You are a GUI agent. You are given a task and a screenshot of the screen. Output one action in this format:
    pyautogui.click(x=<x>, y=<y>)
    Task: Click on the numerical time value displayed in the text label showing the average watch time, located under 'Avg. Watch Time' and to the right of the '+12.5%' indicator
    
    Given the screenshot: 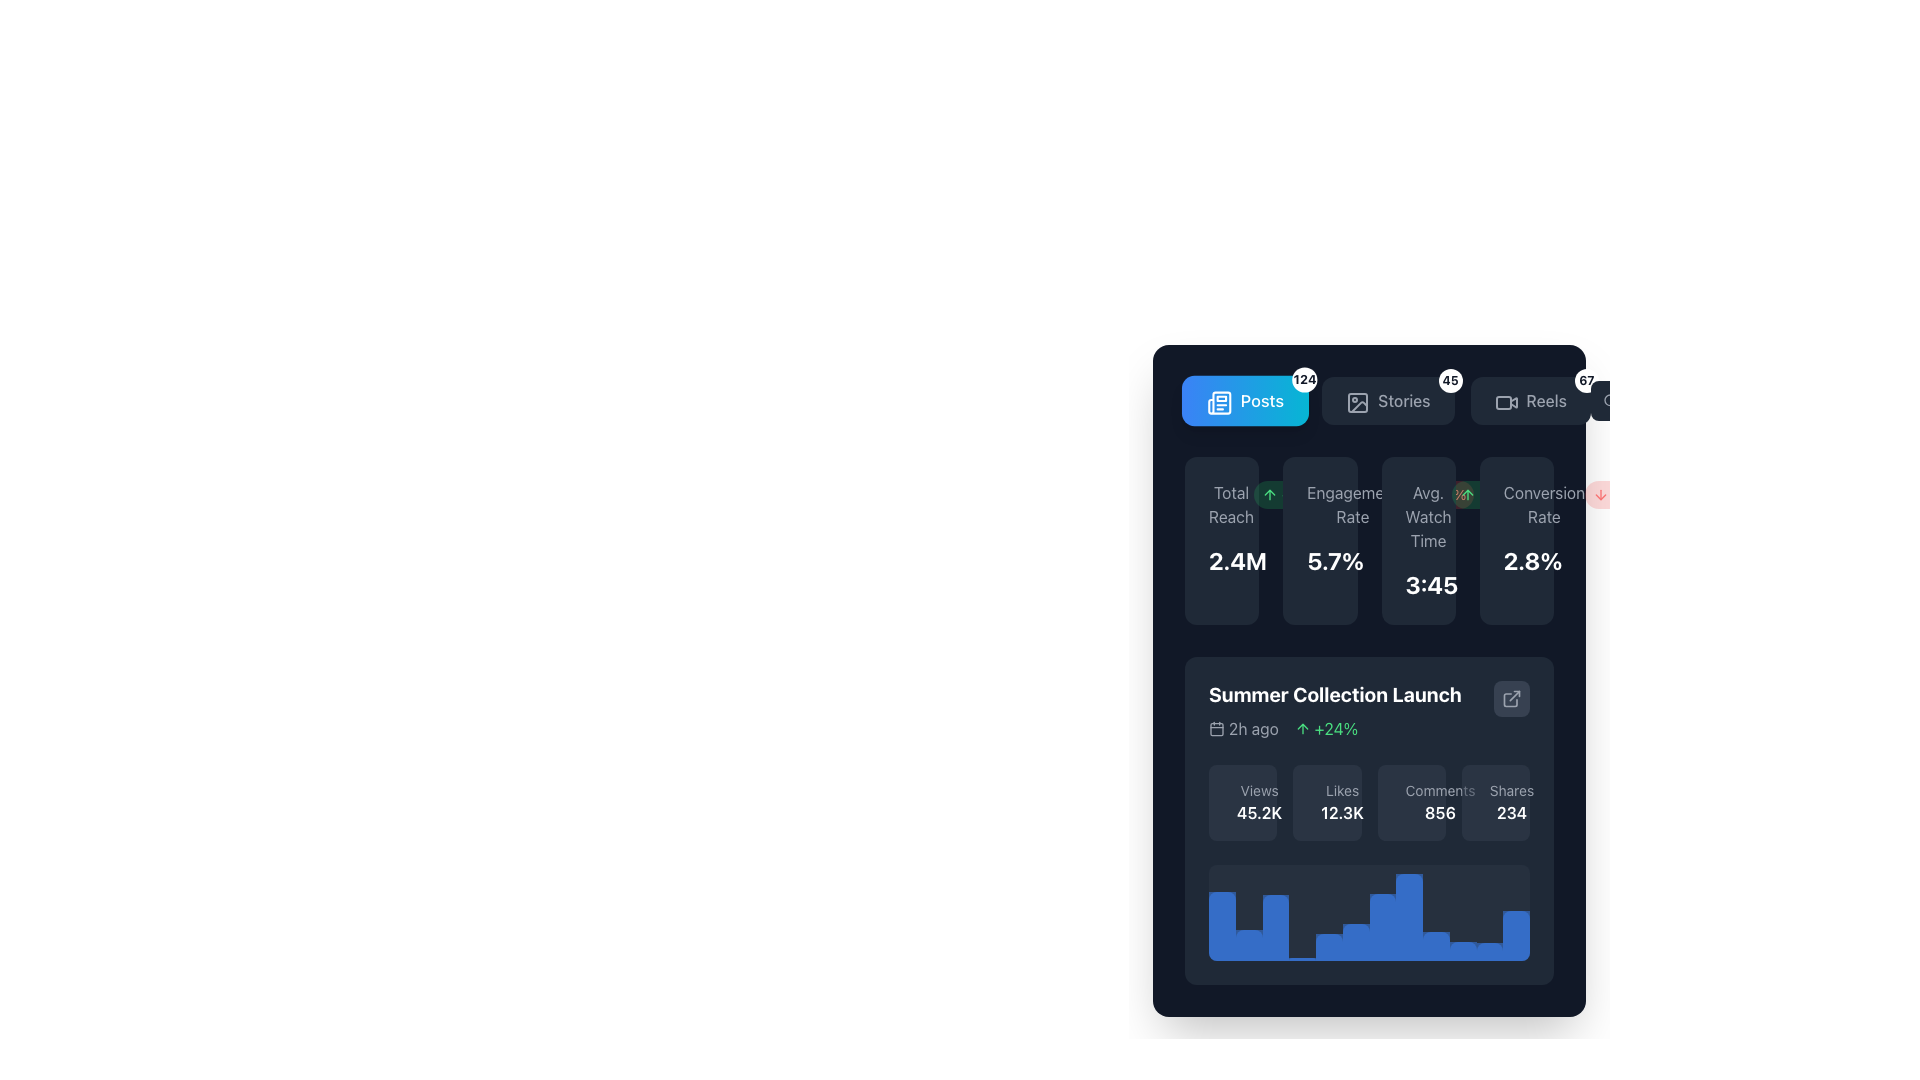 What is the action you would take?
    pyautogui.click(x=1417, y=585)
    